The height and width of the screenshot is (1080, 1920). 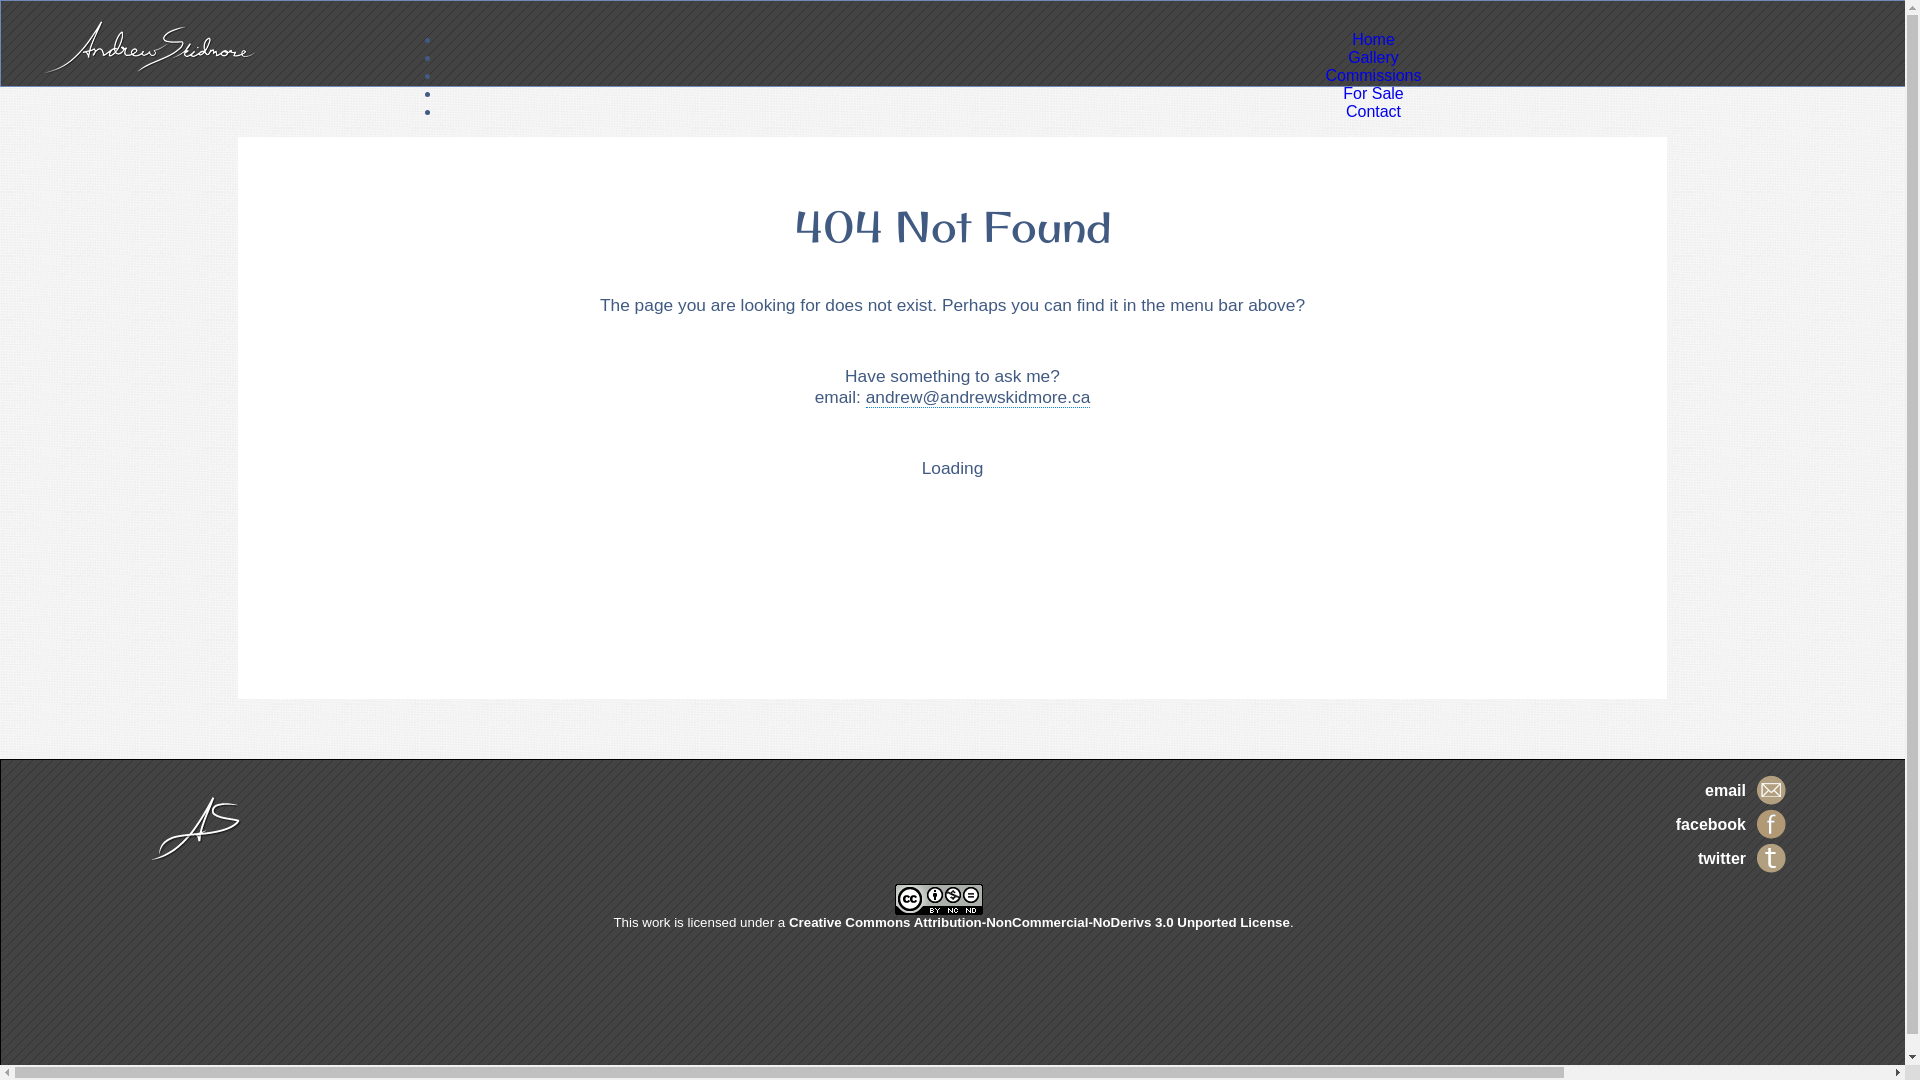 What do you see at coordinates (978, 397) in the screenshot?
I see `'andrew@andrewskidmore.ca'` at bounding box center [978, 397].